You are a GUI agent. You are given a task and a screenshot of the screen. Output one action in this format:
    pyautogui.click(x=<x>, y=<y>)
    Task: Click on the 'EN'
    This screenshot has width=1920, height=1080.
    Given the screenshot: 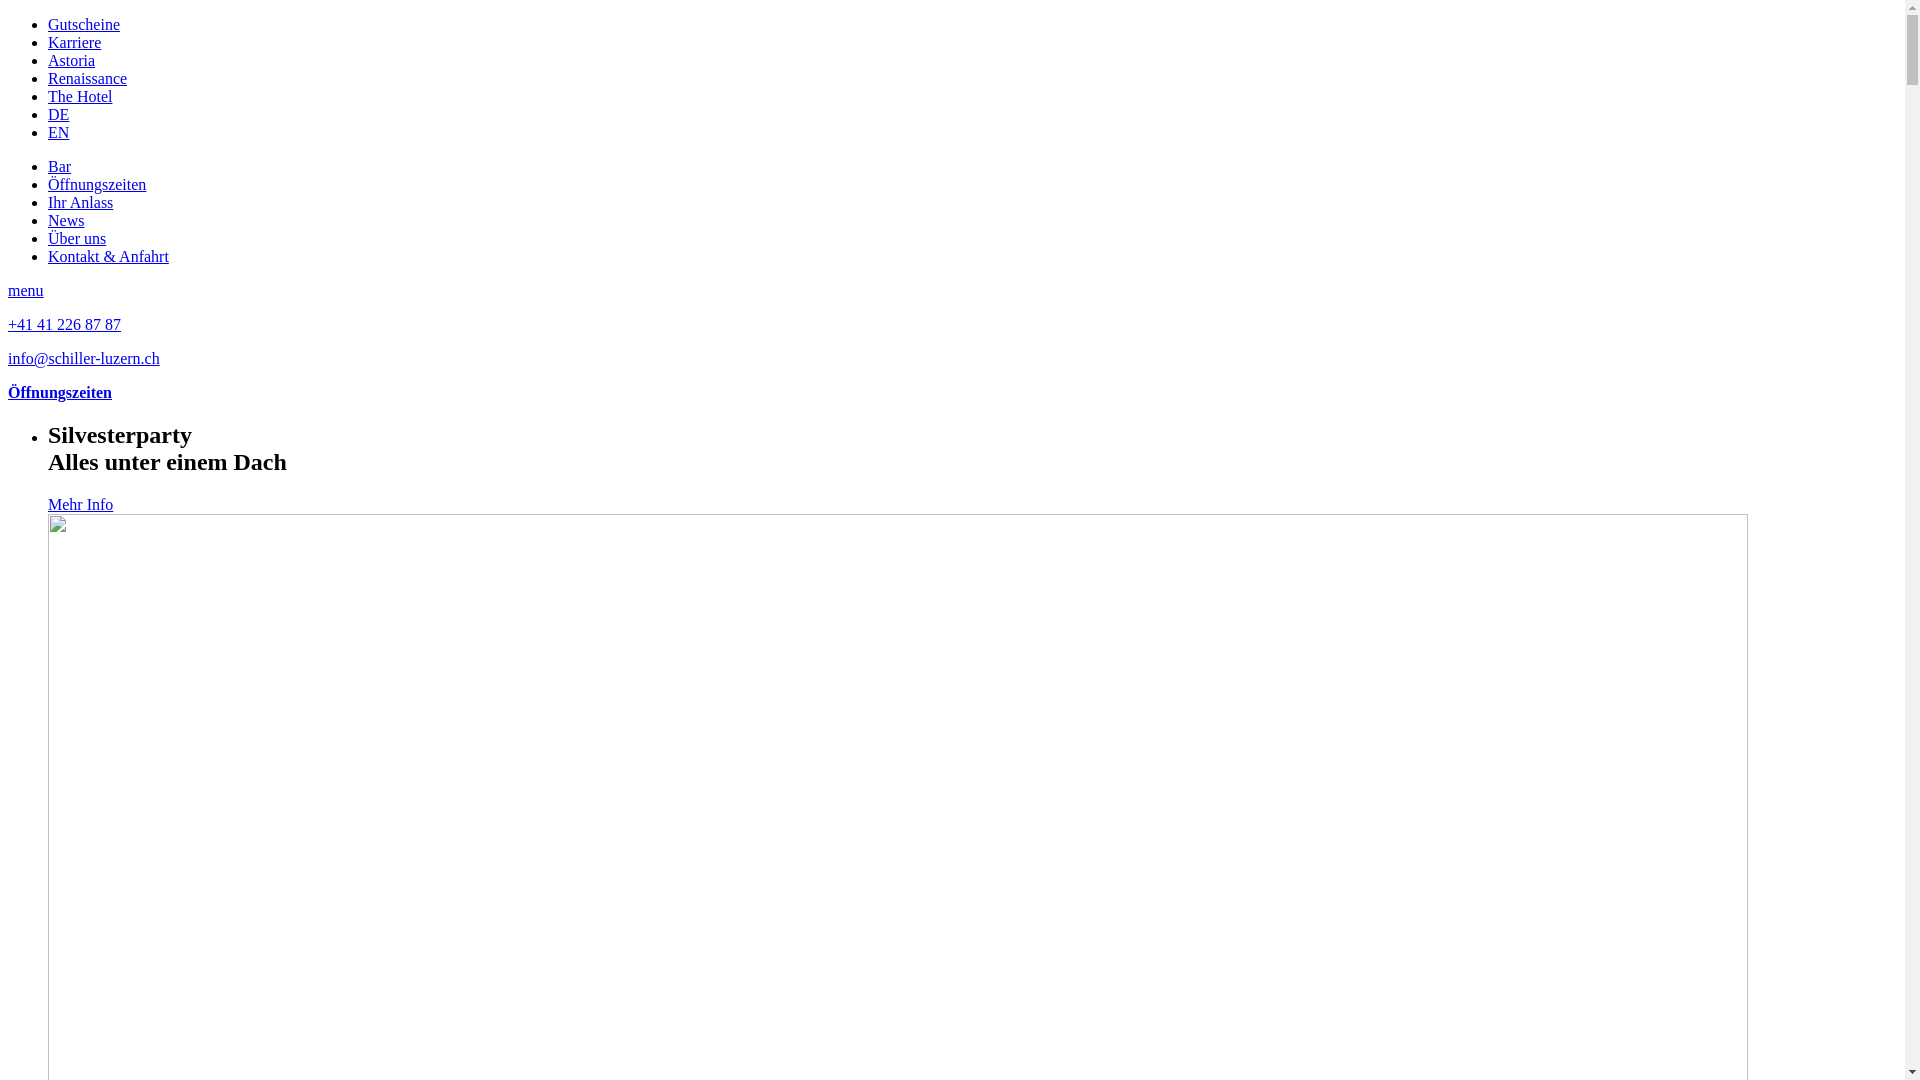 What is the action you would take?
    pyautogui.click(x=58, y=132)
    